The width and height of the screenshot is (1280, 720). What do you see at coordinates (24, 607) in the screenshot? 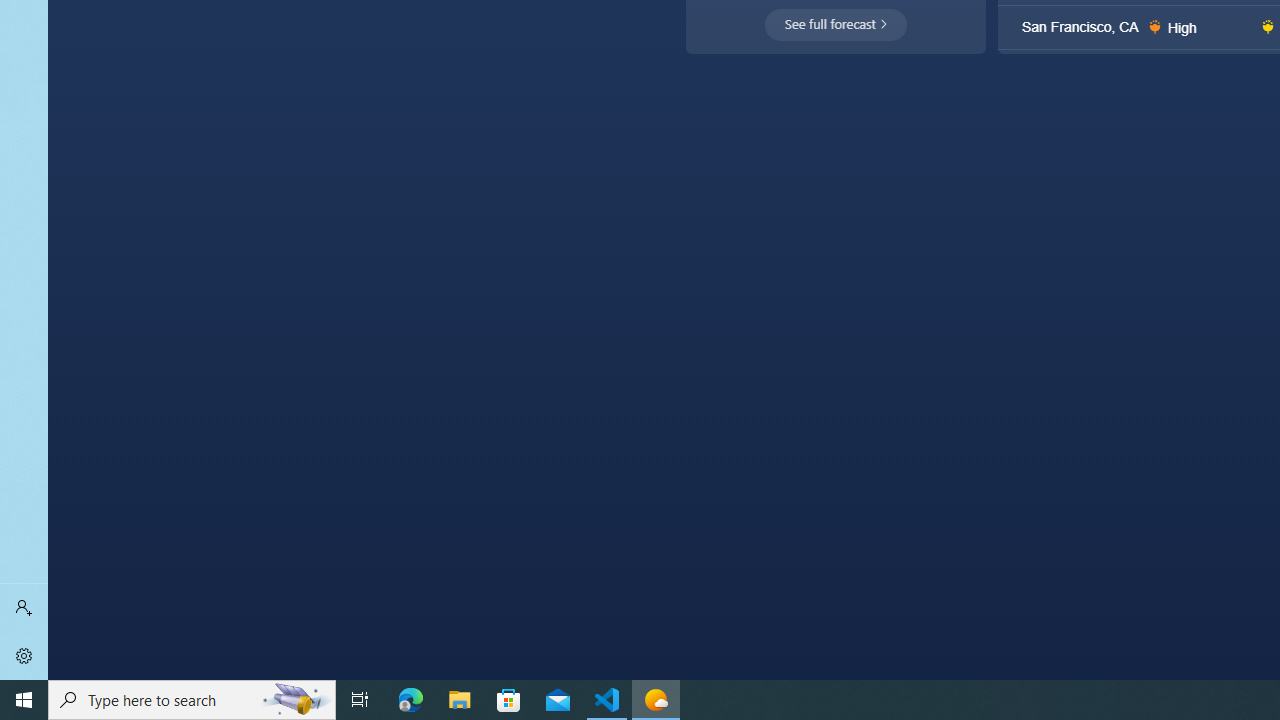
I see `'Sign in'` at bounding box center [24, 607].